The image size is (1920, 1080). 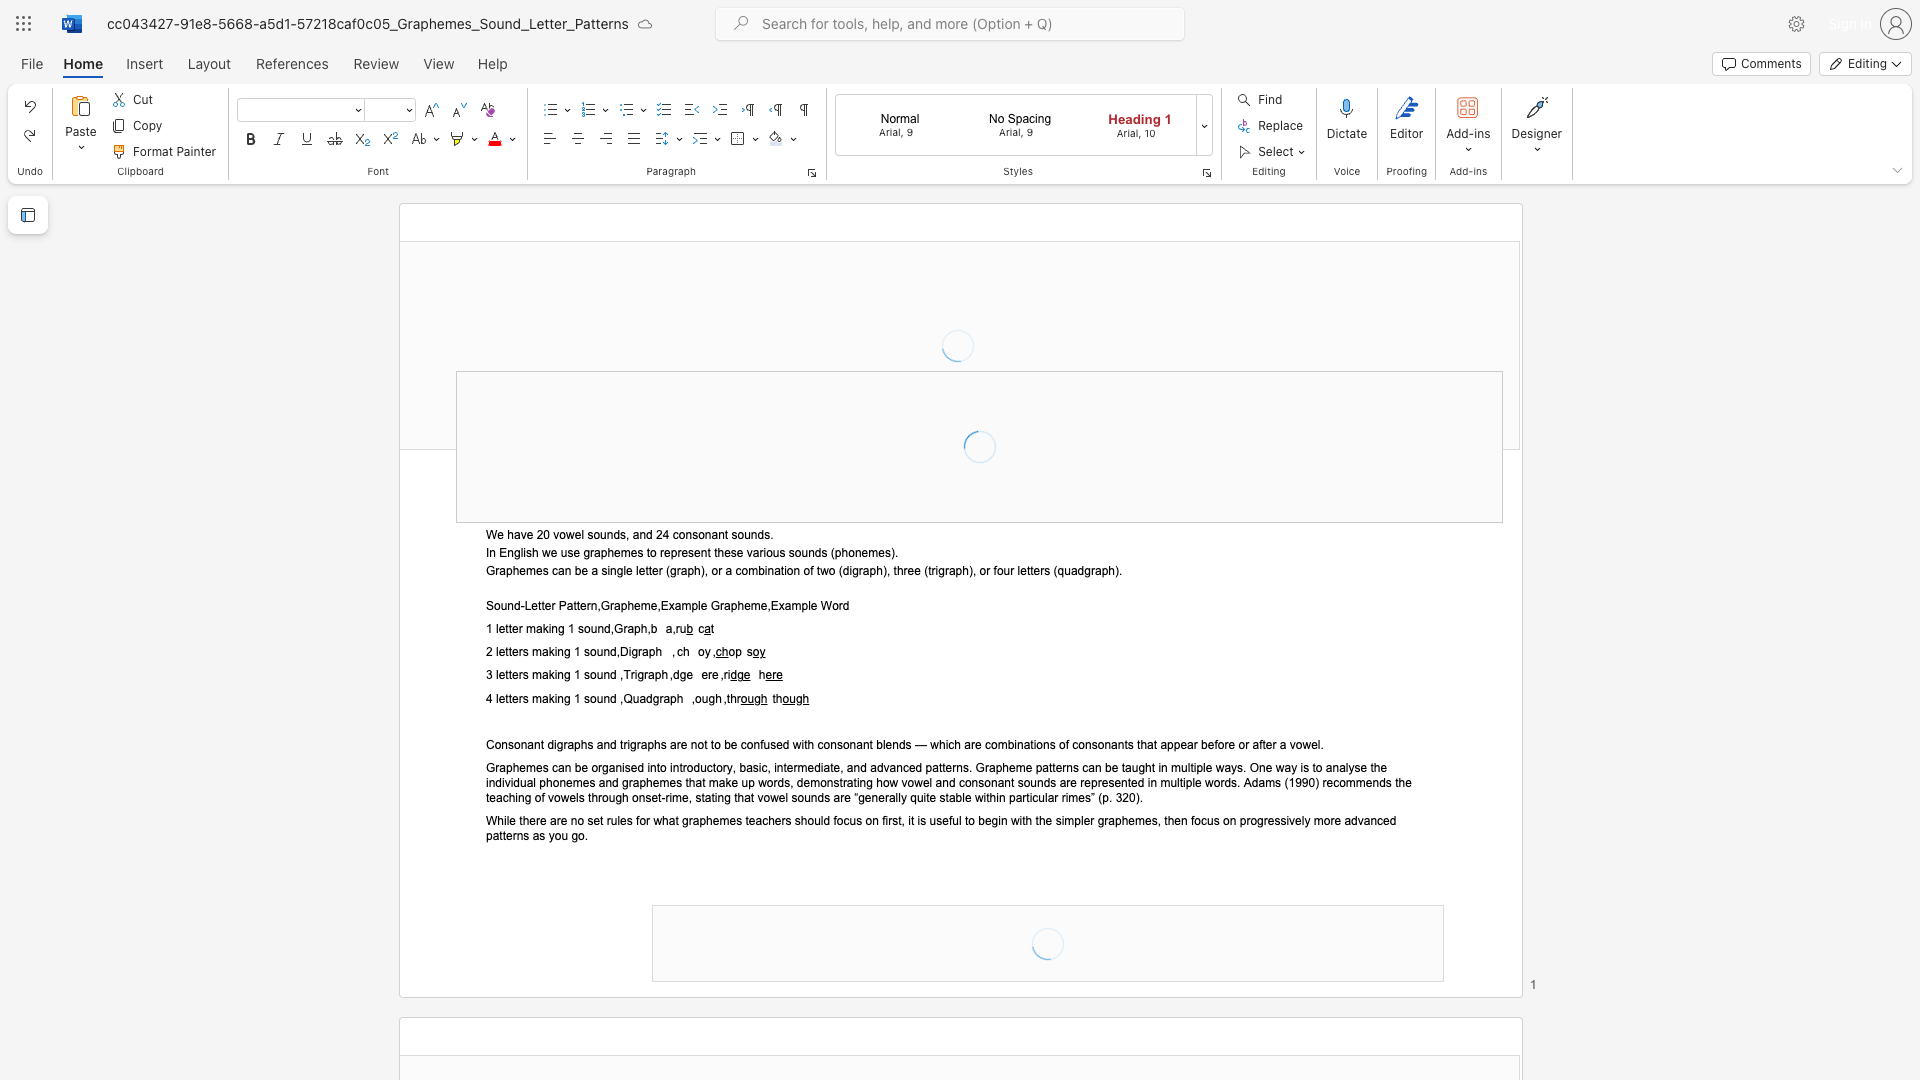 I want to click on the space between the continuous character "r" and "a" in the text, so click(x=642, y=652).